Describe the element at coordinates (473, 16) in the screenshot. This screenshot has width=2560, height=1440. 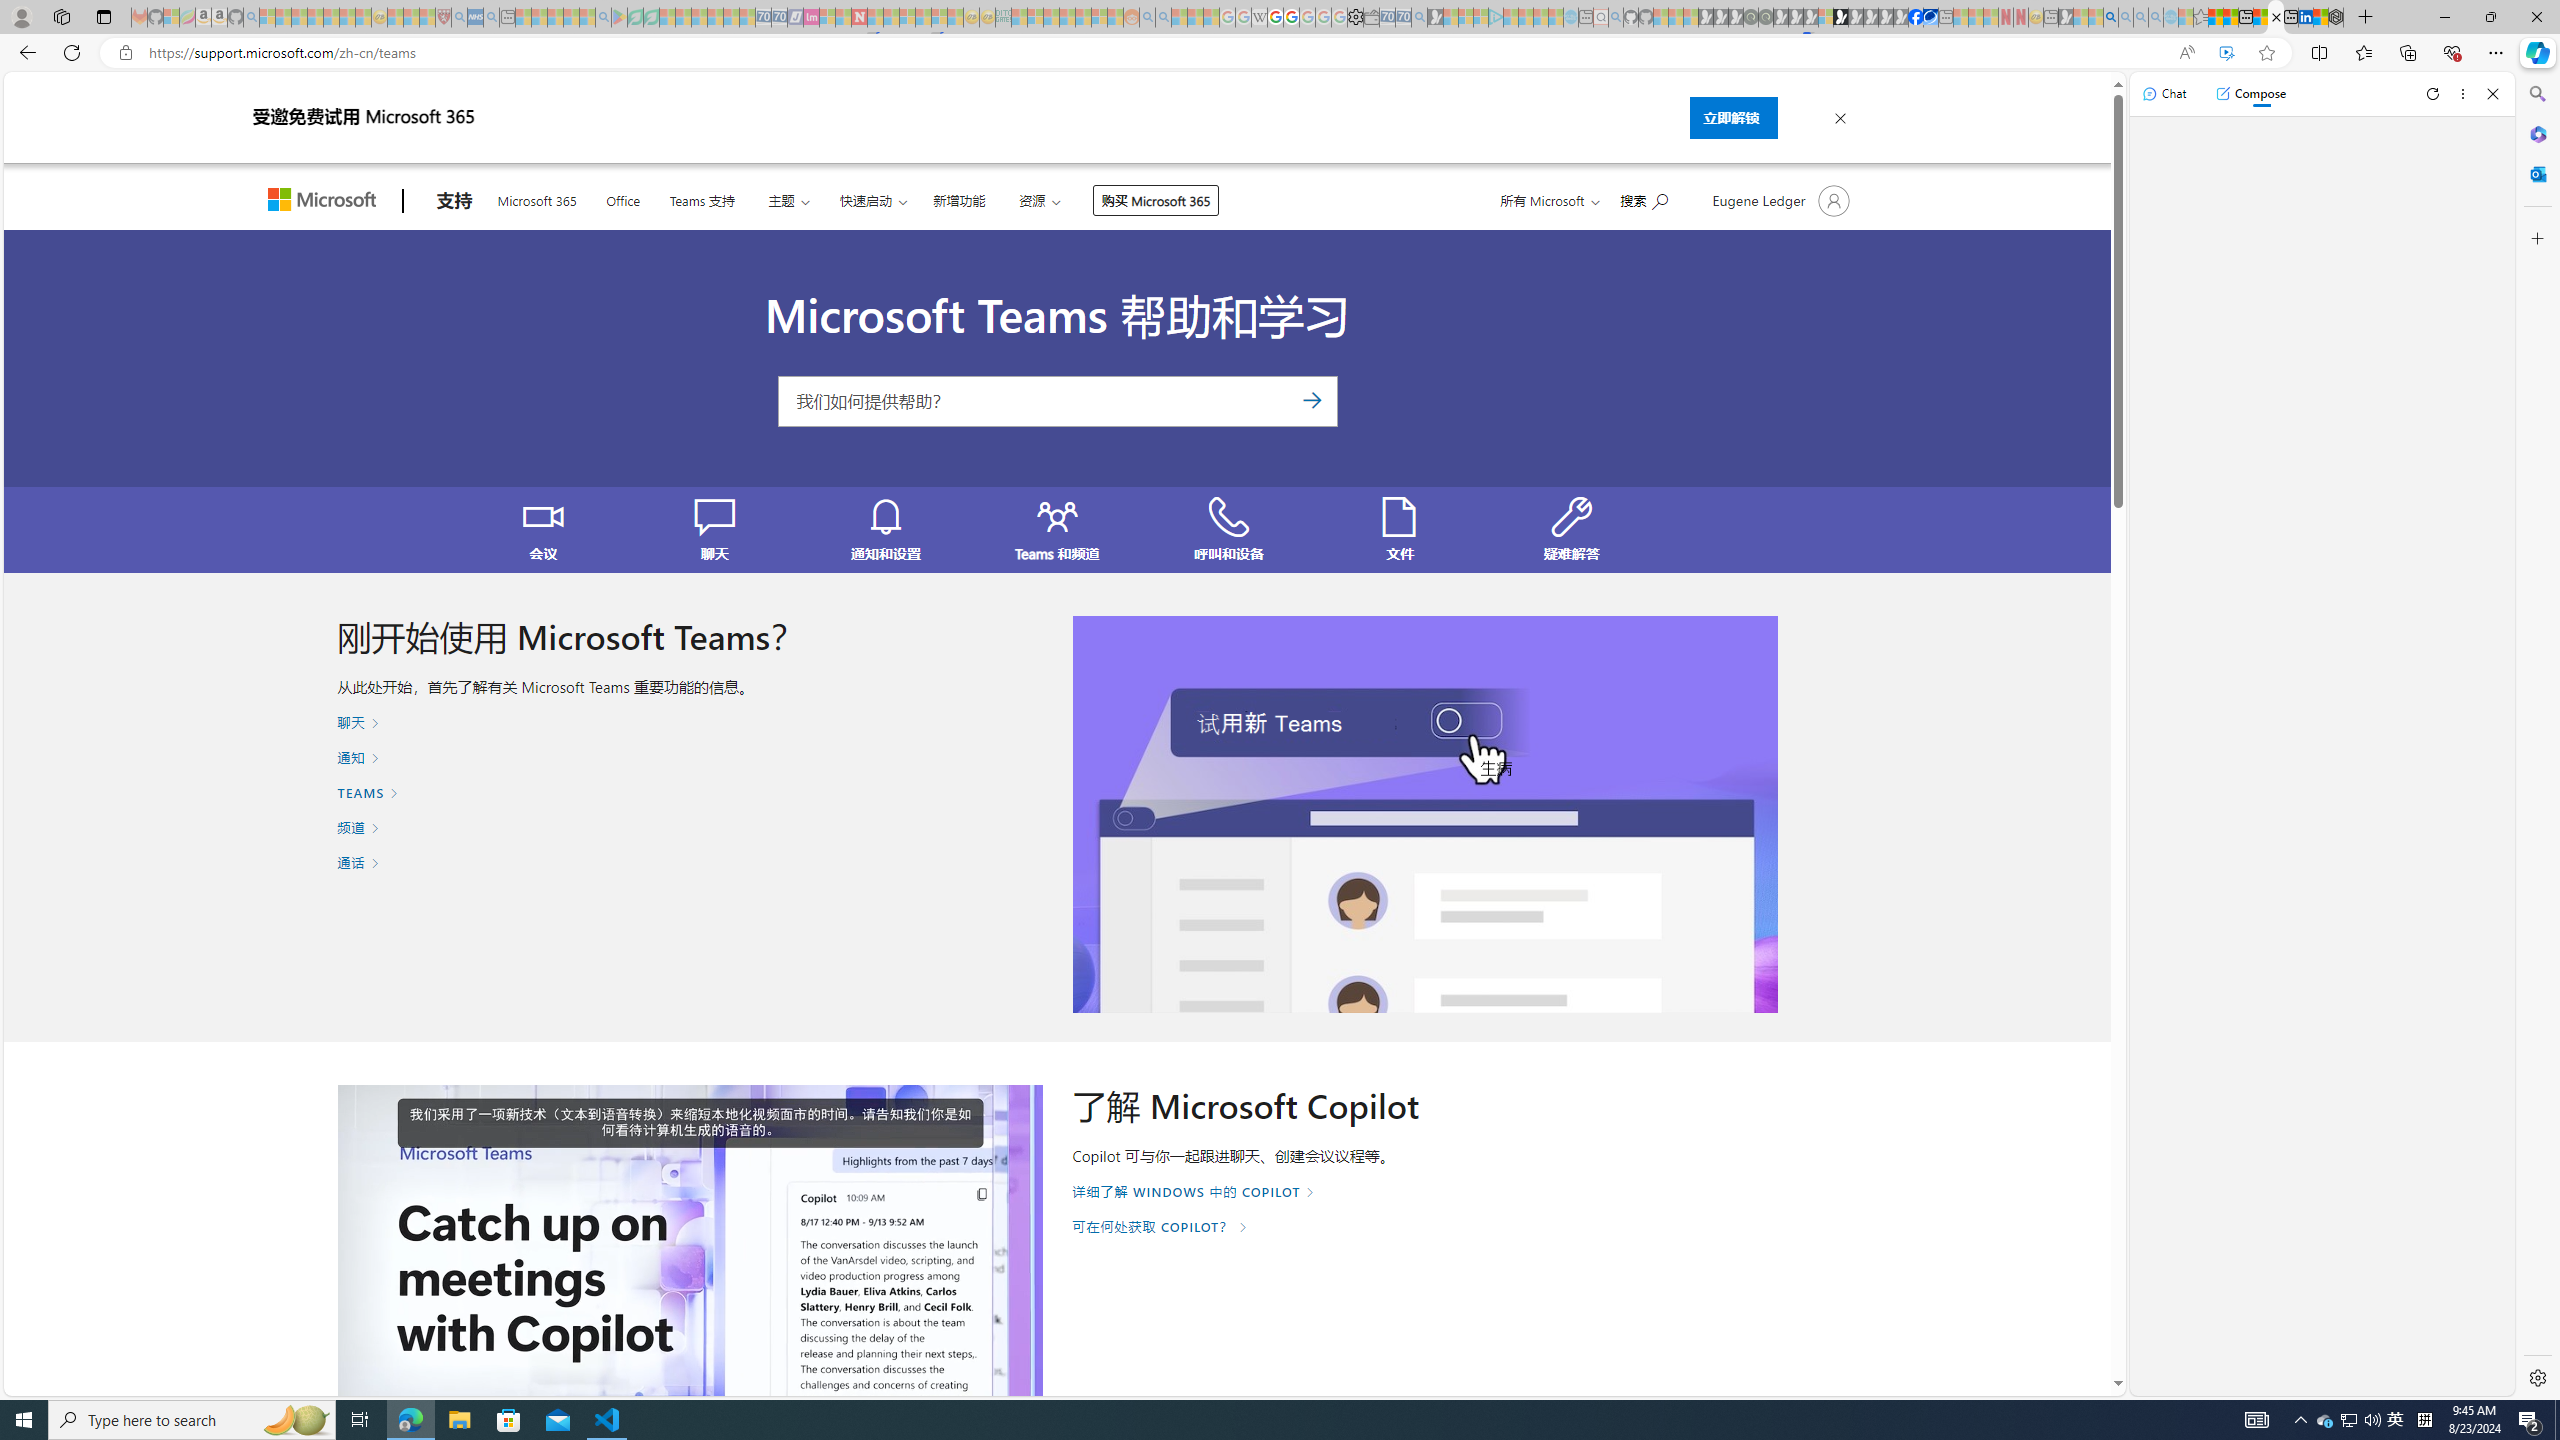
I see `'NCL Adult Asthma Inhaler Choice Guideline - Sleeping'` at that location.